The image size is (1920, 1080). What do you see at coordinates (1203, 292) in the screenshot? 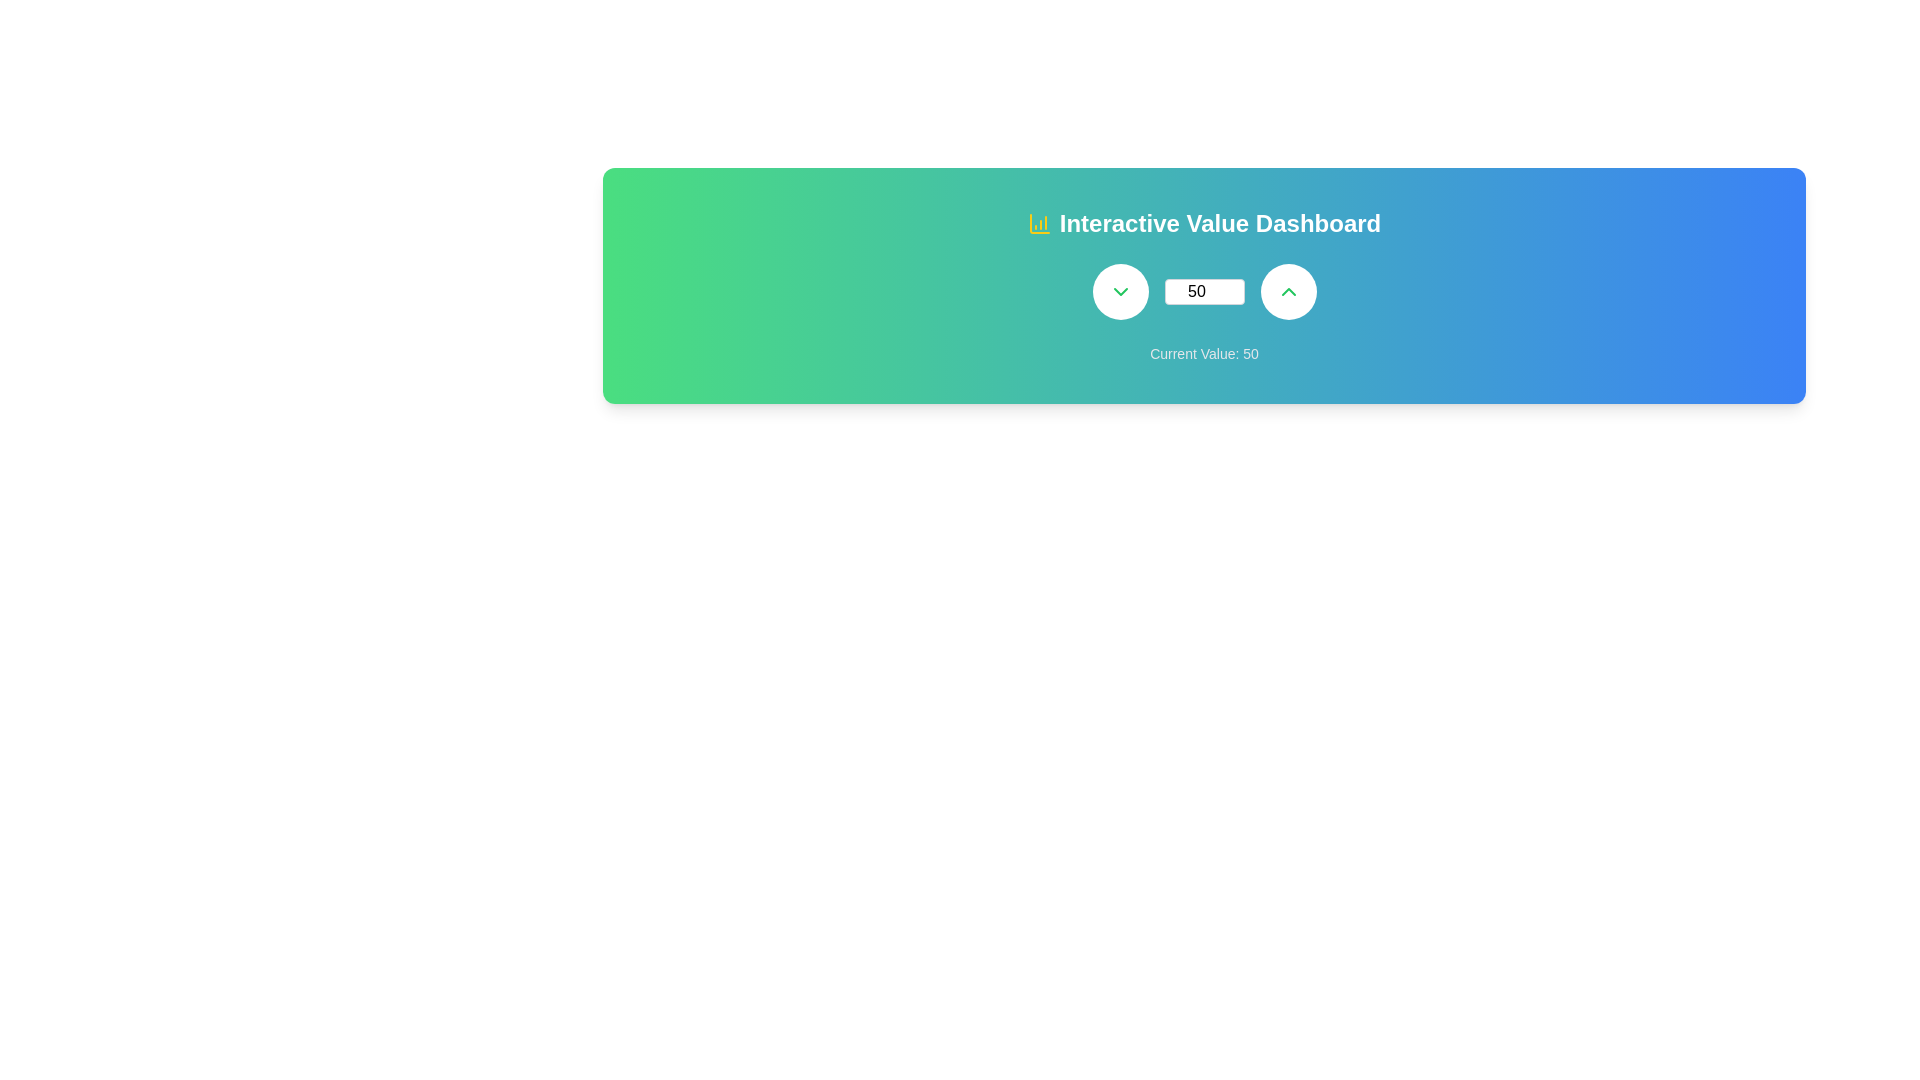
I see `to shift focus on the Input plus controls group located above the 'Current Value: 50' text in the 'Interactive Value Dashboard'` at bounding box center [1203, 292].